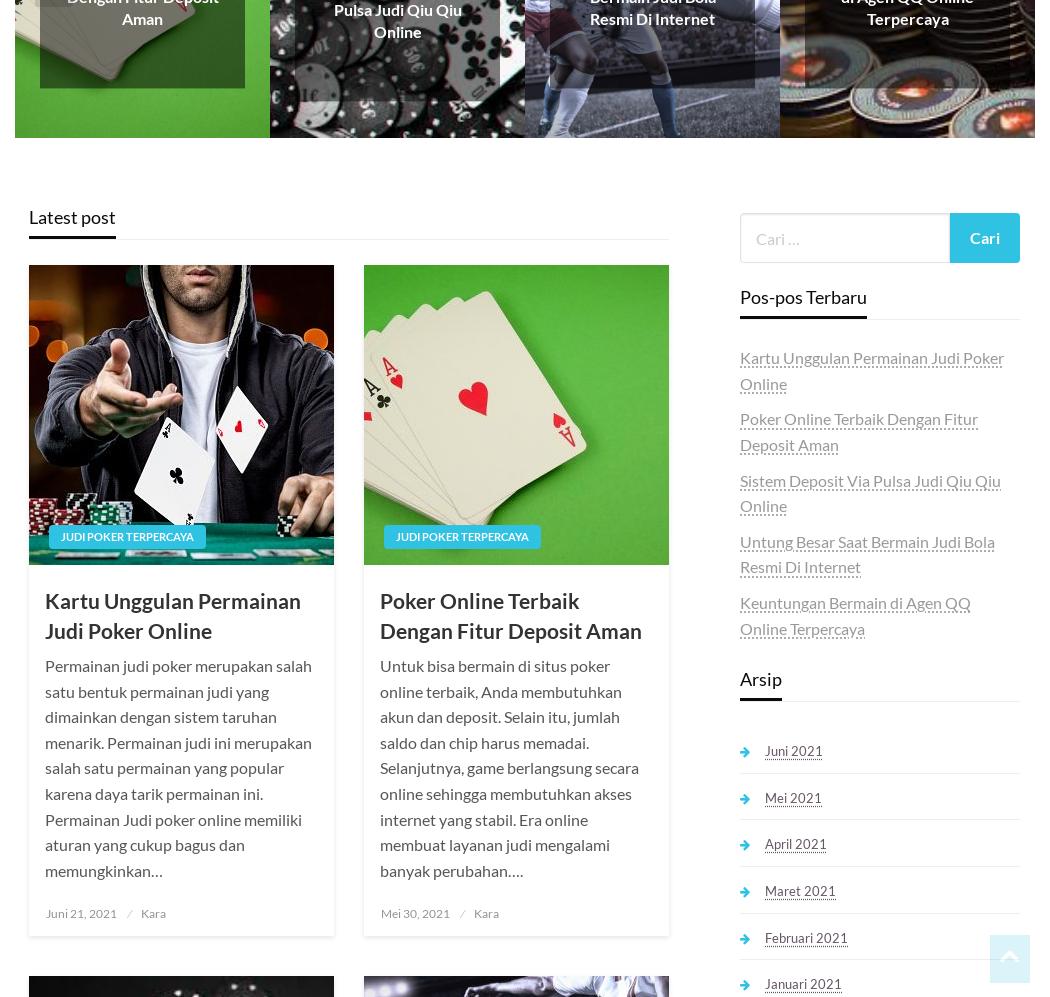  I want to click on 'Untung Besar Saat Bermain Judi Bola Resmi Di Internet', so click(866, 553).